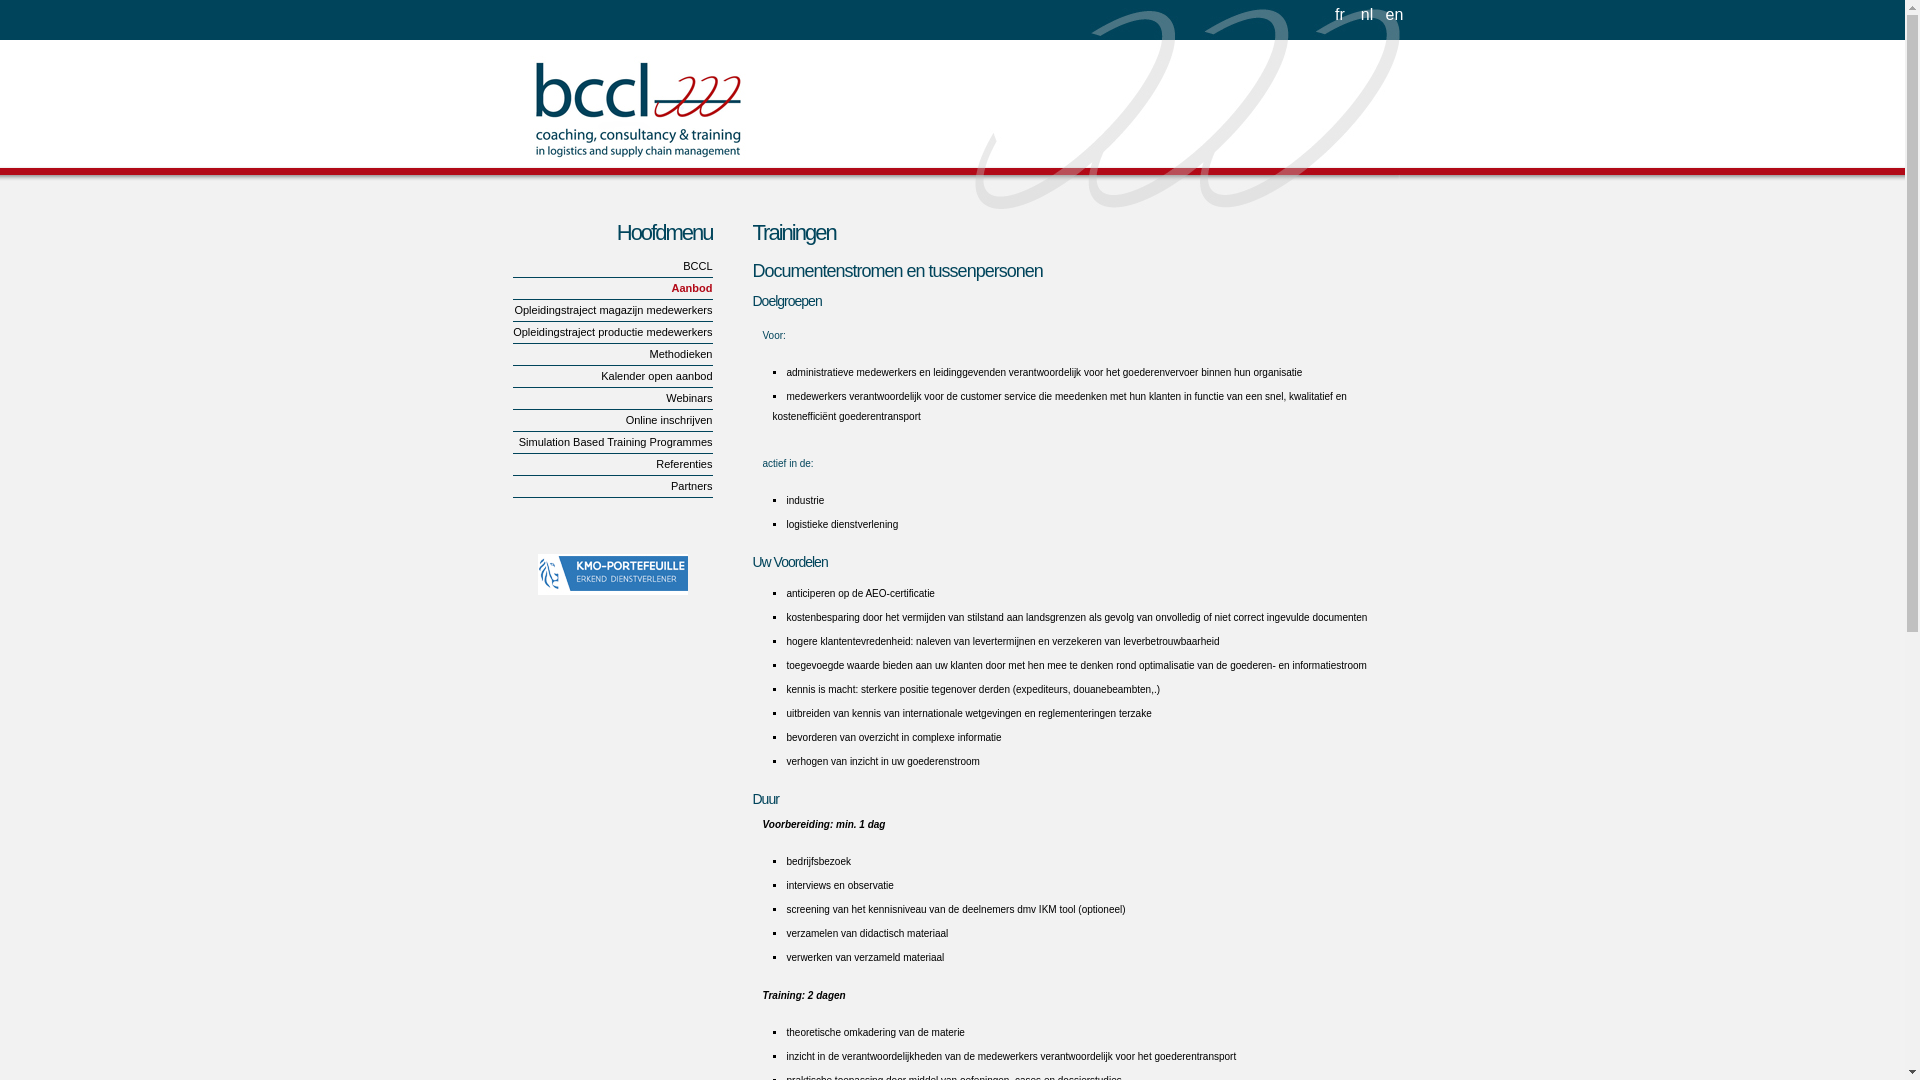 Image resolution: width=1920 pixels, height=1080 pixels. Describe the element at coordinates (610, 377) in the screenshot. I see `'Kalender open aanbod'` at that location.